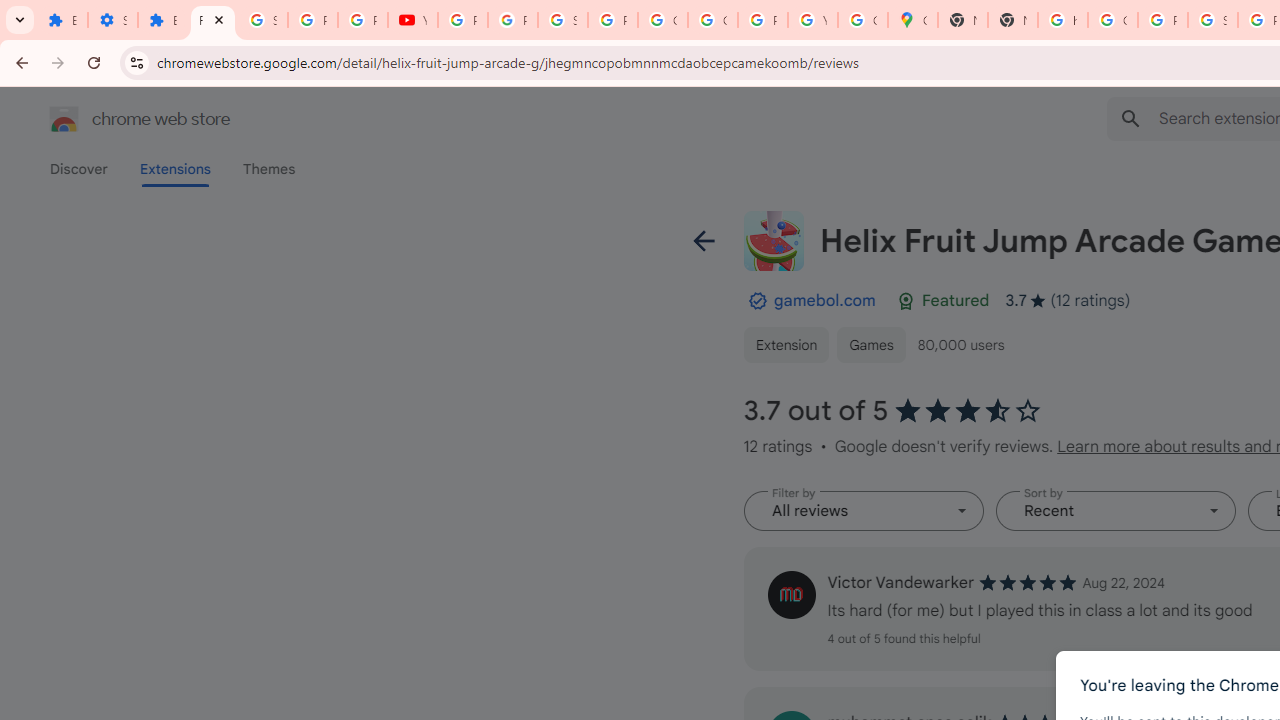  Describe the element at coordinates (112, 20) in the screenshot. I see `'Settings'` at that location.